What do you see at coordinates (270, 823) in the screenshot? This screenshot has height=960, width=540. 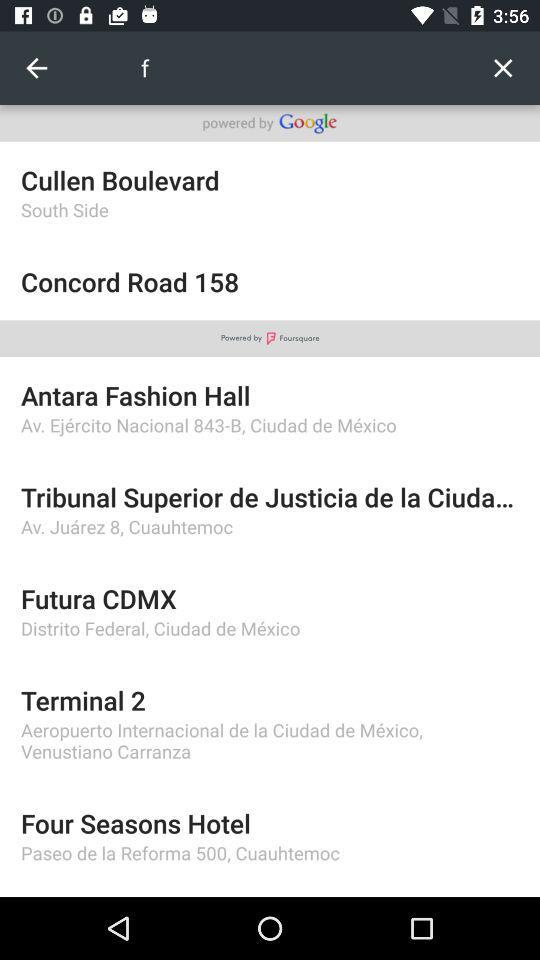 I see `icon below the aeropuerto internacional de icon` at bounding box center [270, 823].